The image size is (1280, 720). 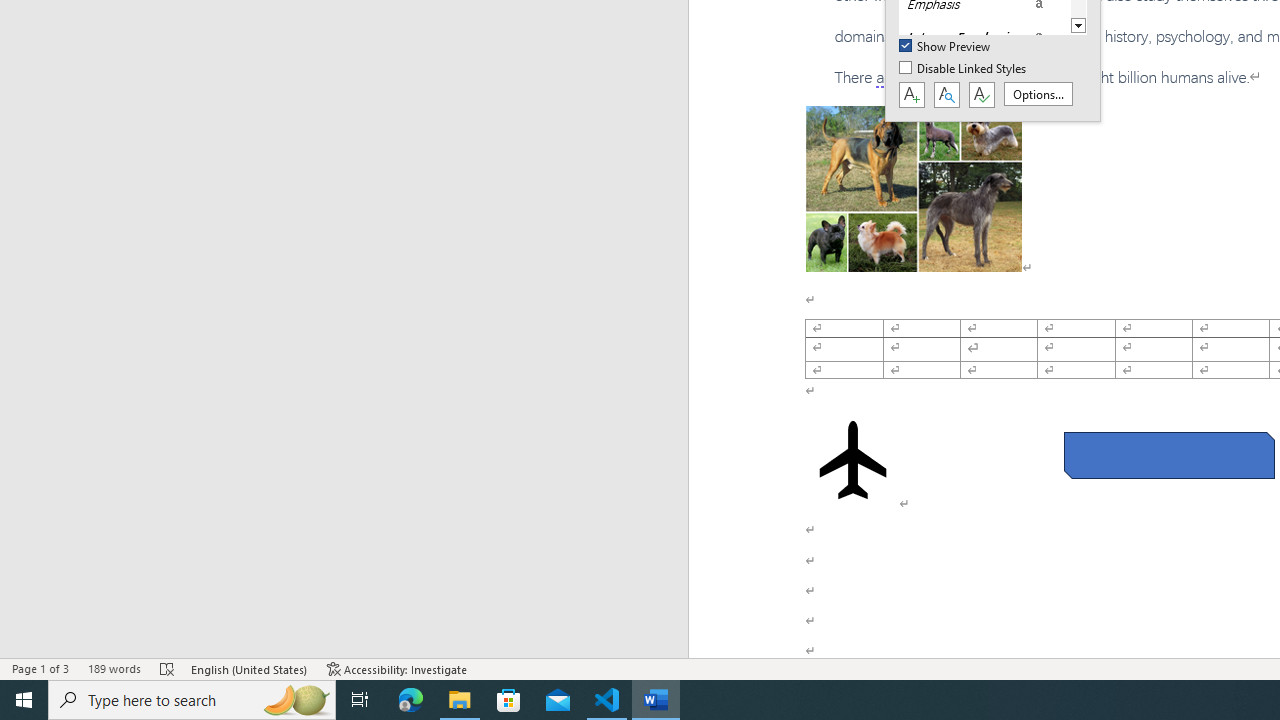 What do you see at coordinates (981, 95) in the screenshot?
I see `'Class: NetUIButton'` at bounding box center [981, 95].